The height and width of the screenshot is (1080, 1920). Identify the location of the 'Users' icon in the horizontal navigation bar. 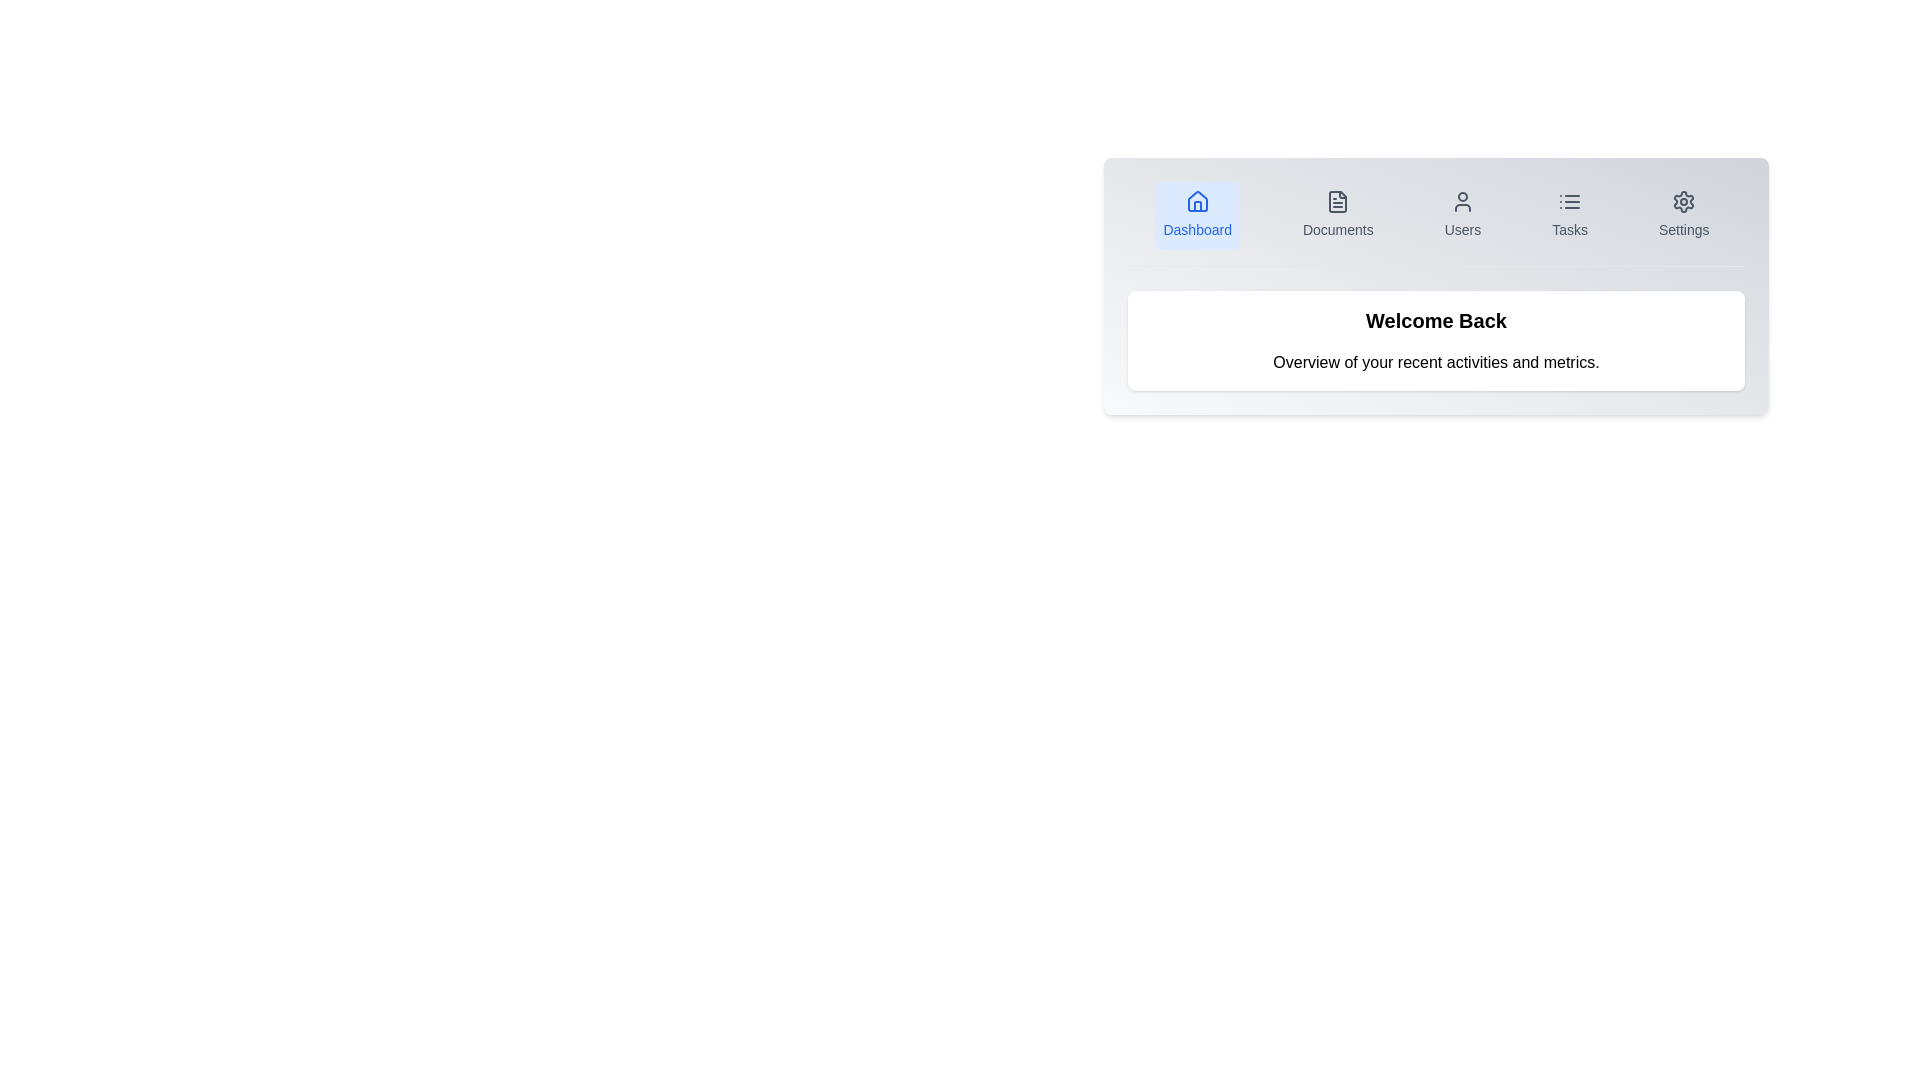
(1462, 201).